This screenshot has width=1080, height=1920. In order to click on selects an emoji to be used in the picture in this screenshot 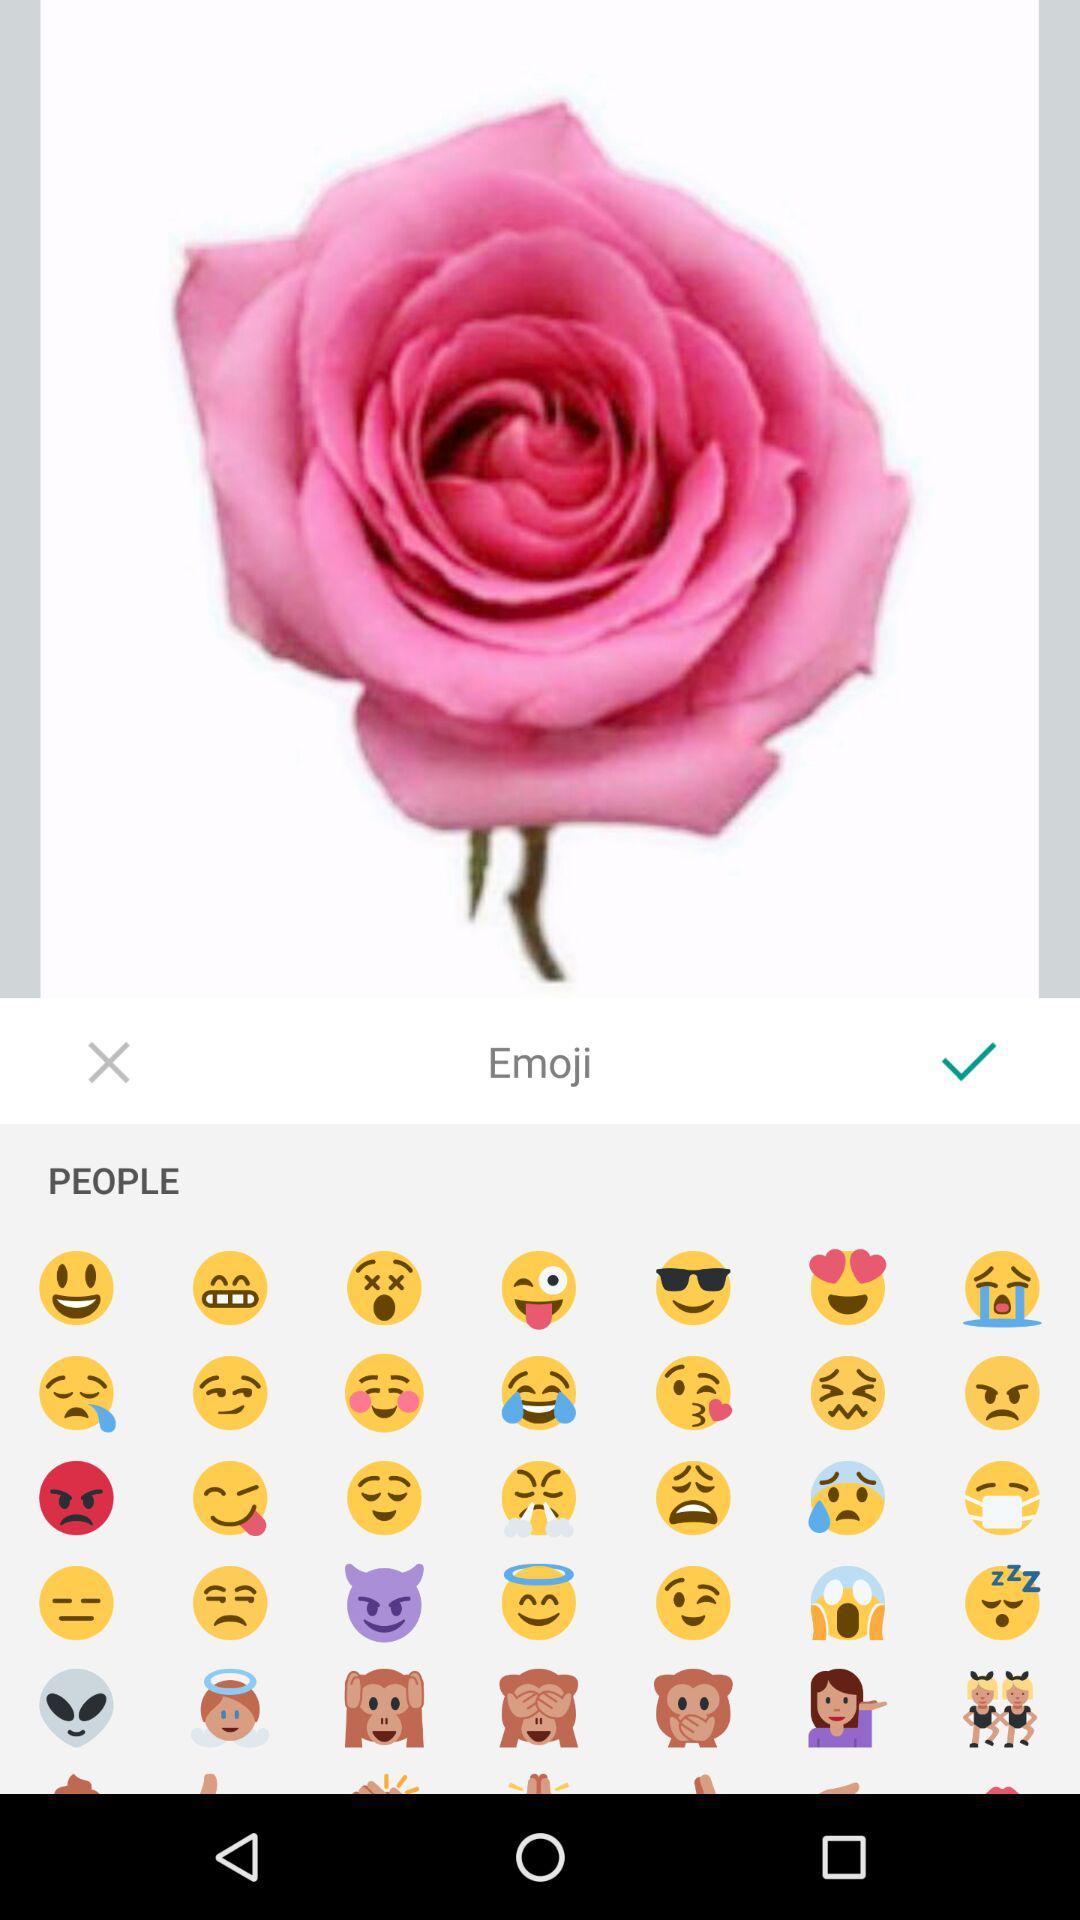, I will do `click(384, 1603)`.